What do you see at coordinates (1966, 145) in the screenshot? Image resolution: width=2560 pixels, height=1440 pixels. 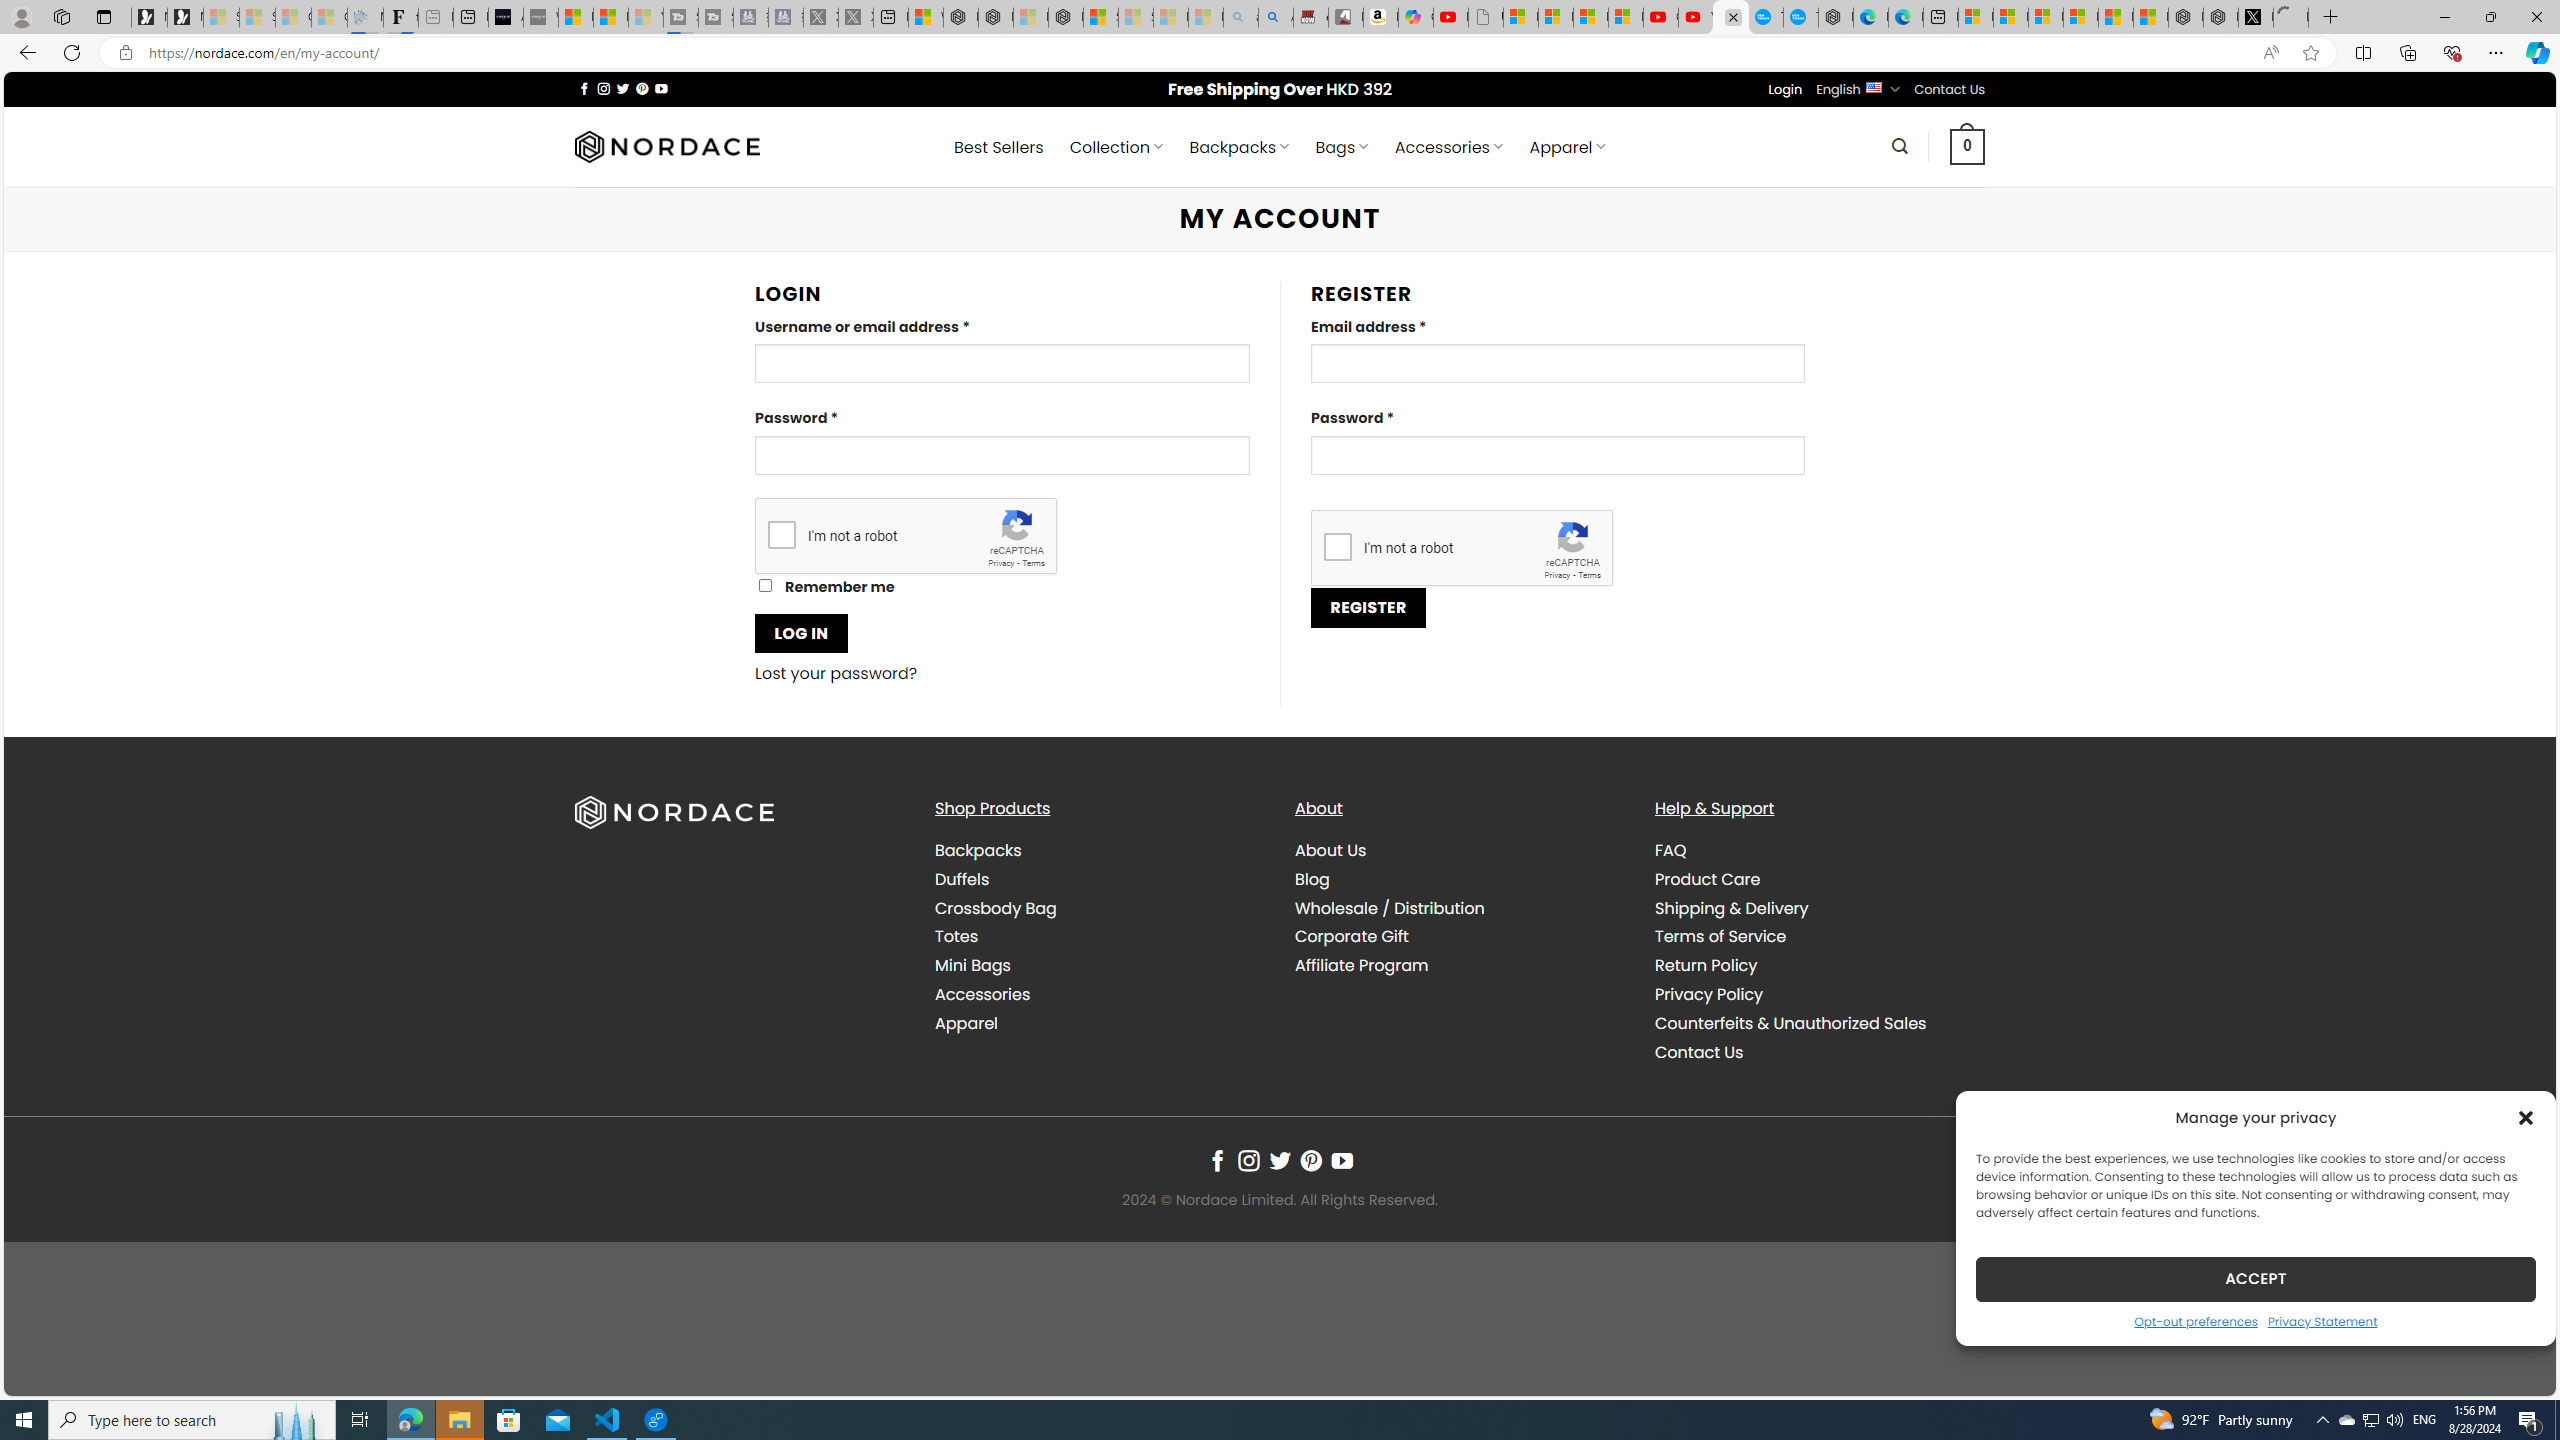 I see `'  0  '` at bounding box center [1966, 145].